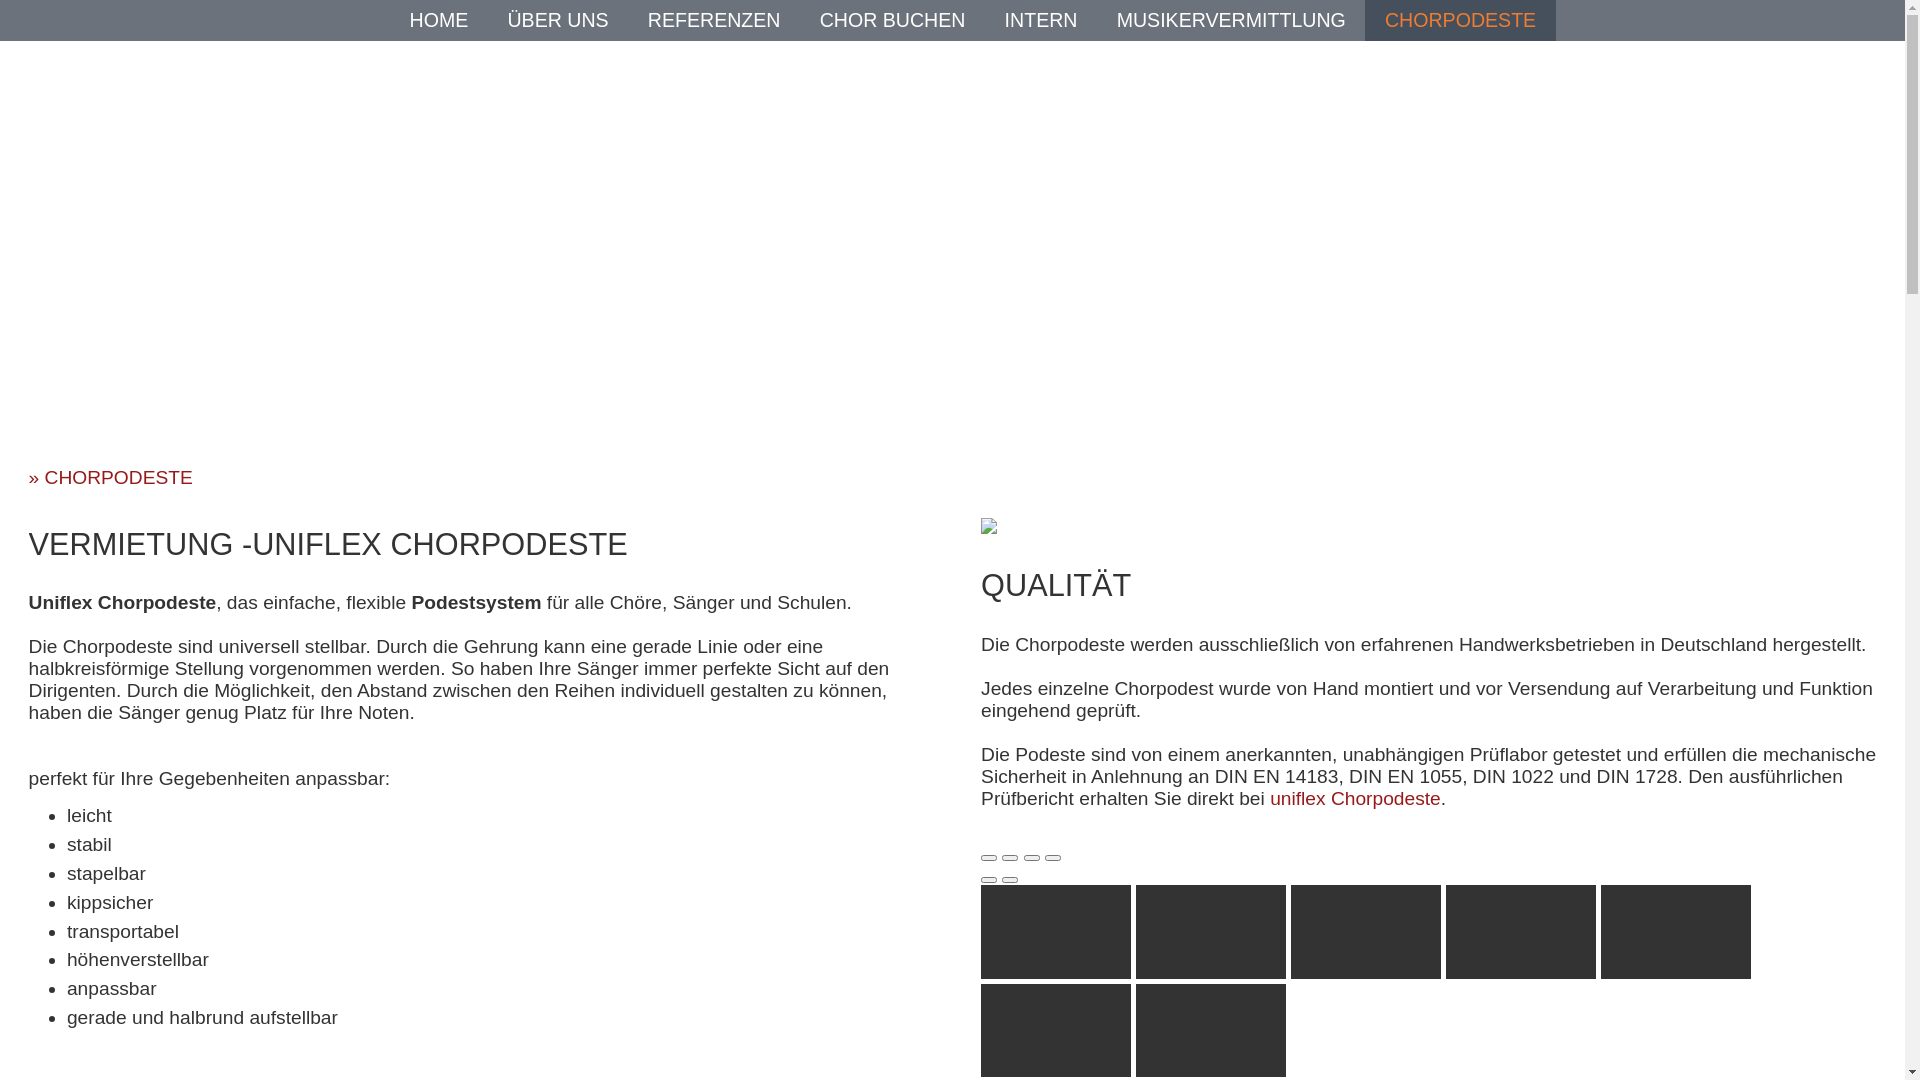 Image resolution: width=1920 pixels, height=1080 pixels. I want to click on 'Share', so click(1002, 856).